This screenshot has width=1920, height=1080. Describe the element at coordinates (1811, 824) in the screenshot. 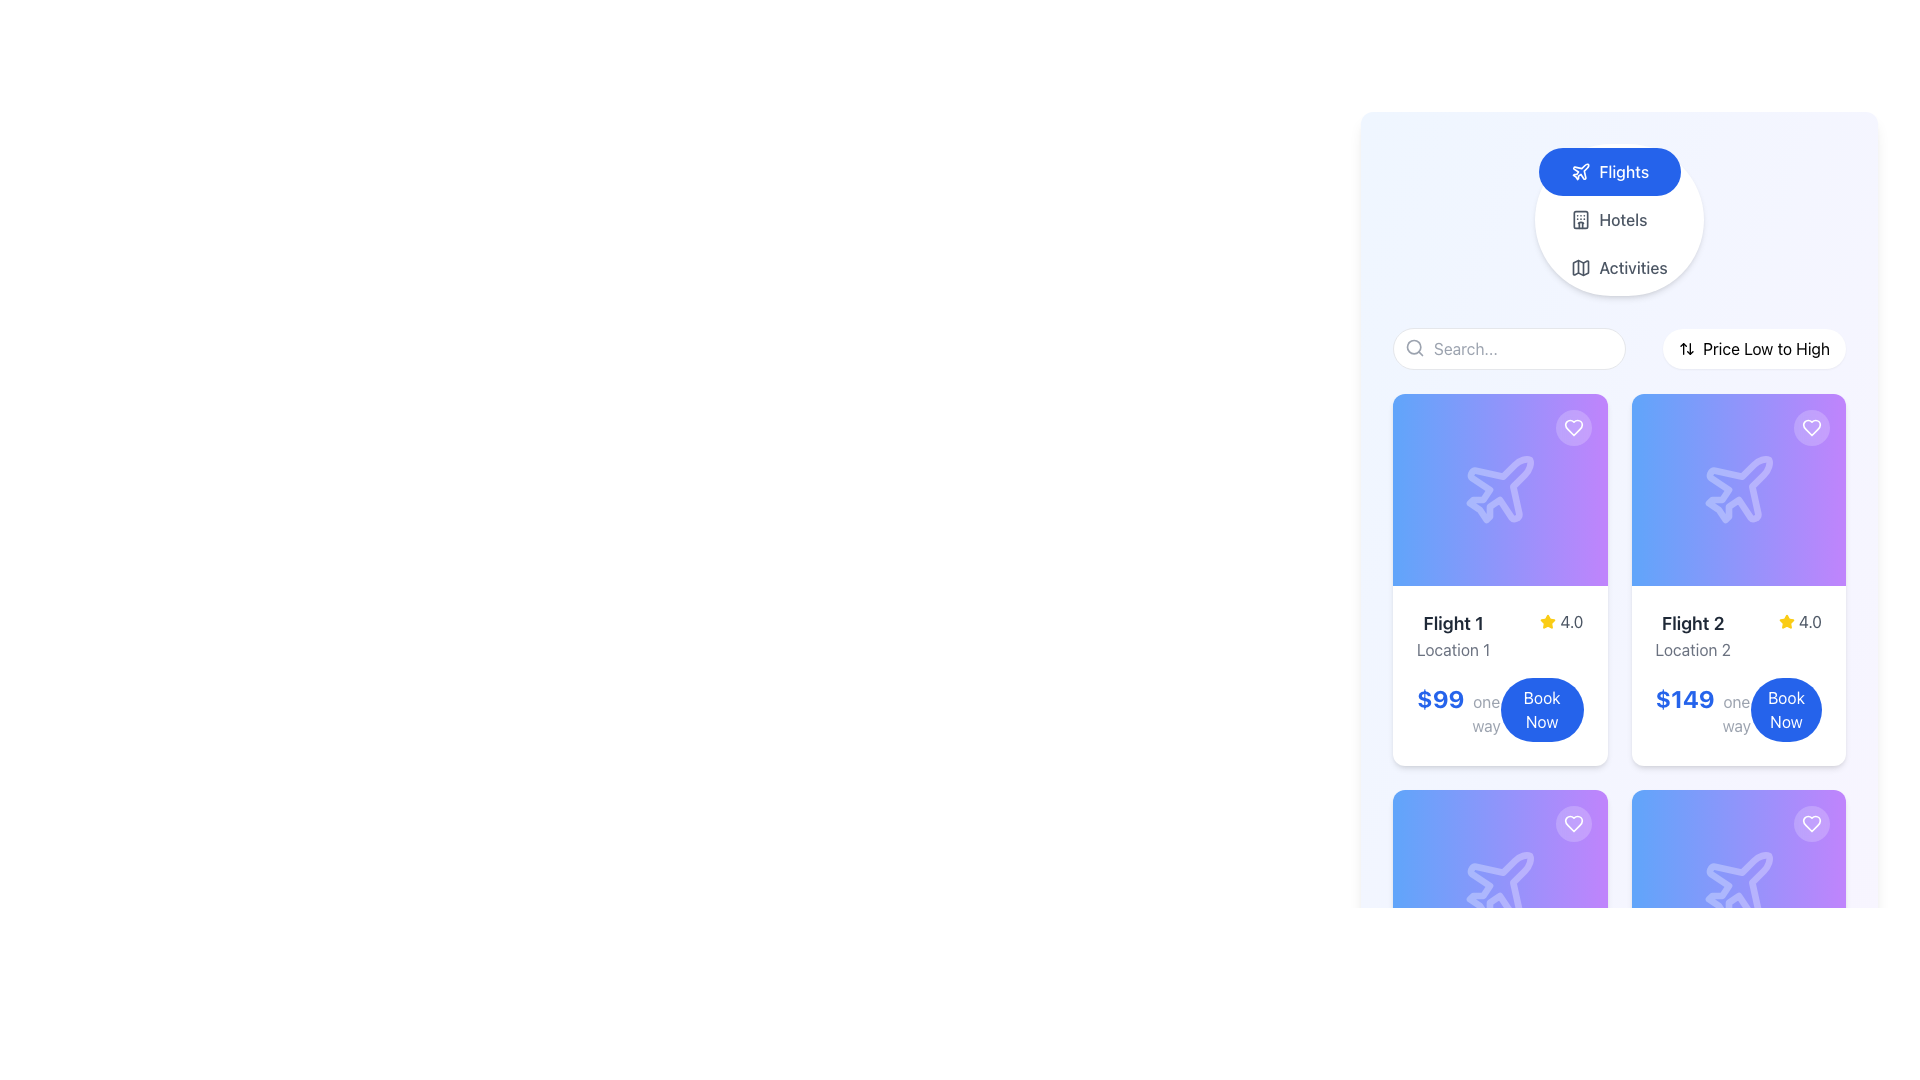

I see `the favorites toggle icon located at the top-right corner of the 'Flight 2' card` at that location.